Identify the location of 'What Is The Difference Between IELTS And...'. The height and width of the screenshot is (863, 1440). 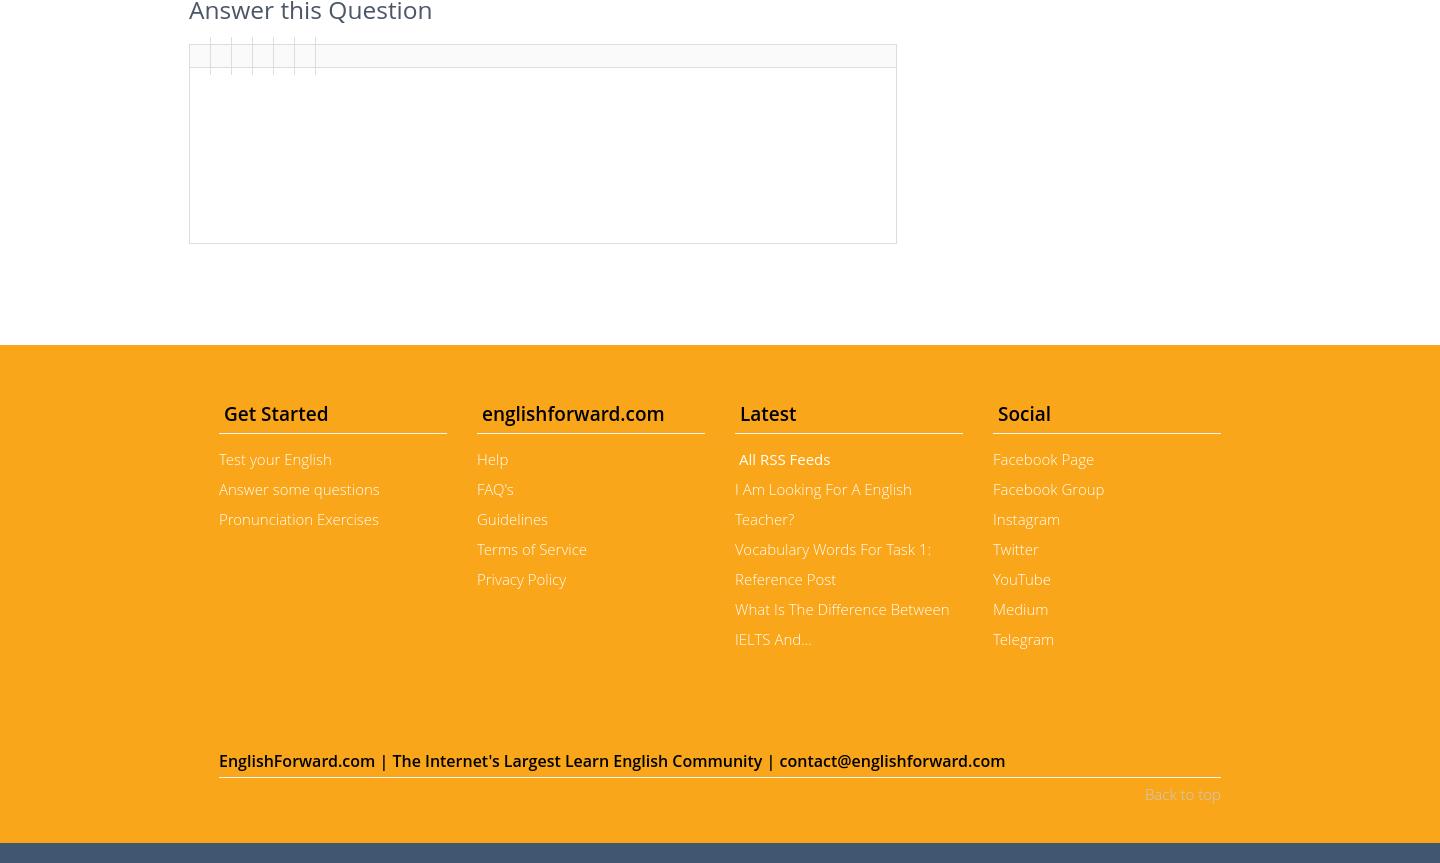
(733, 623).